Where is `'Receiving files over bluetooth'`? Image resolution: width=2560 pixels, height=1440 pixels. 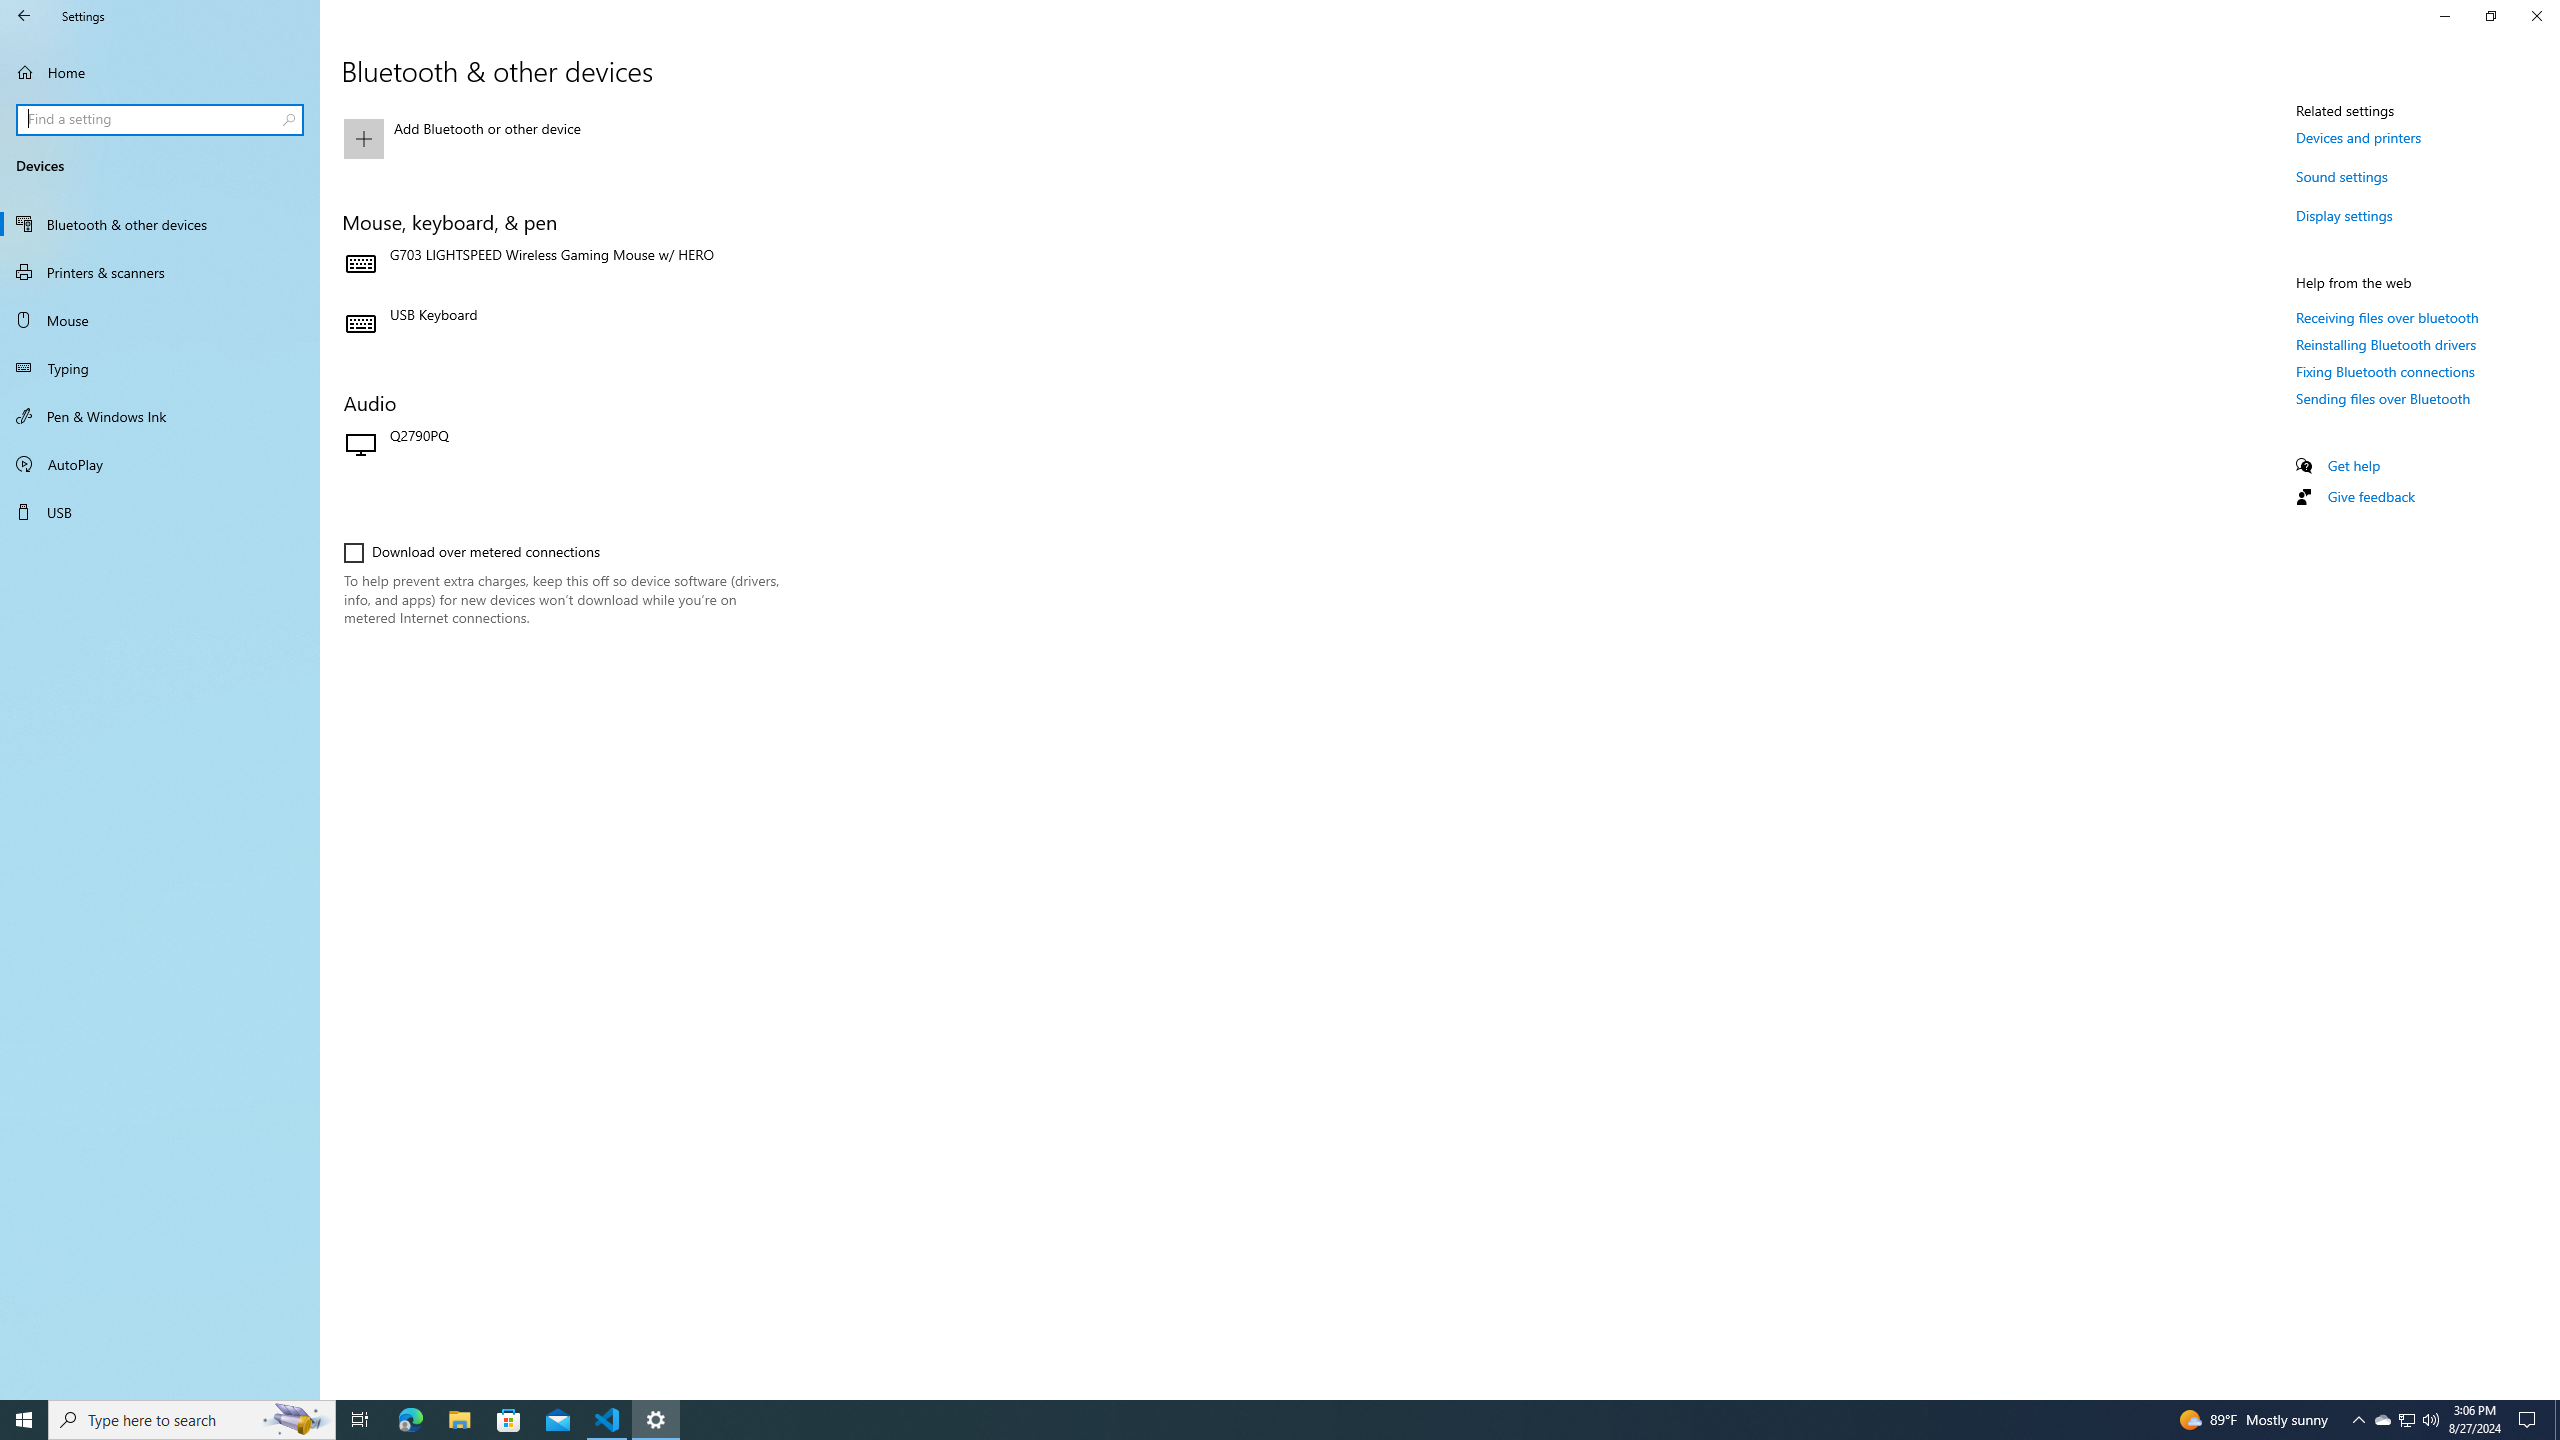 'Receiving files over bluetooth' is located at coordinates (2386, 317).